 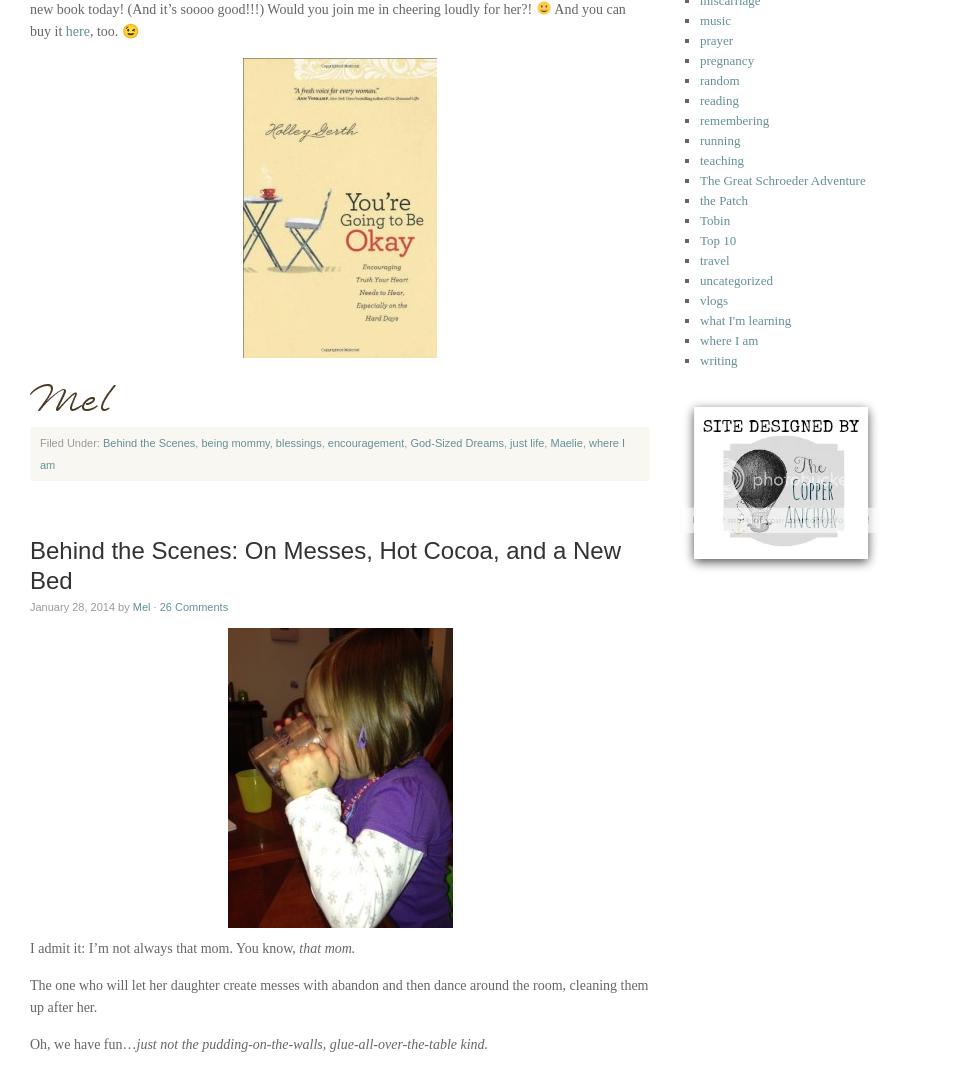 What do you see at coordinates (72, 605) in the screenshot?
I see `'January 28, 2014'` at bounding box center [72, 605].